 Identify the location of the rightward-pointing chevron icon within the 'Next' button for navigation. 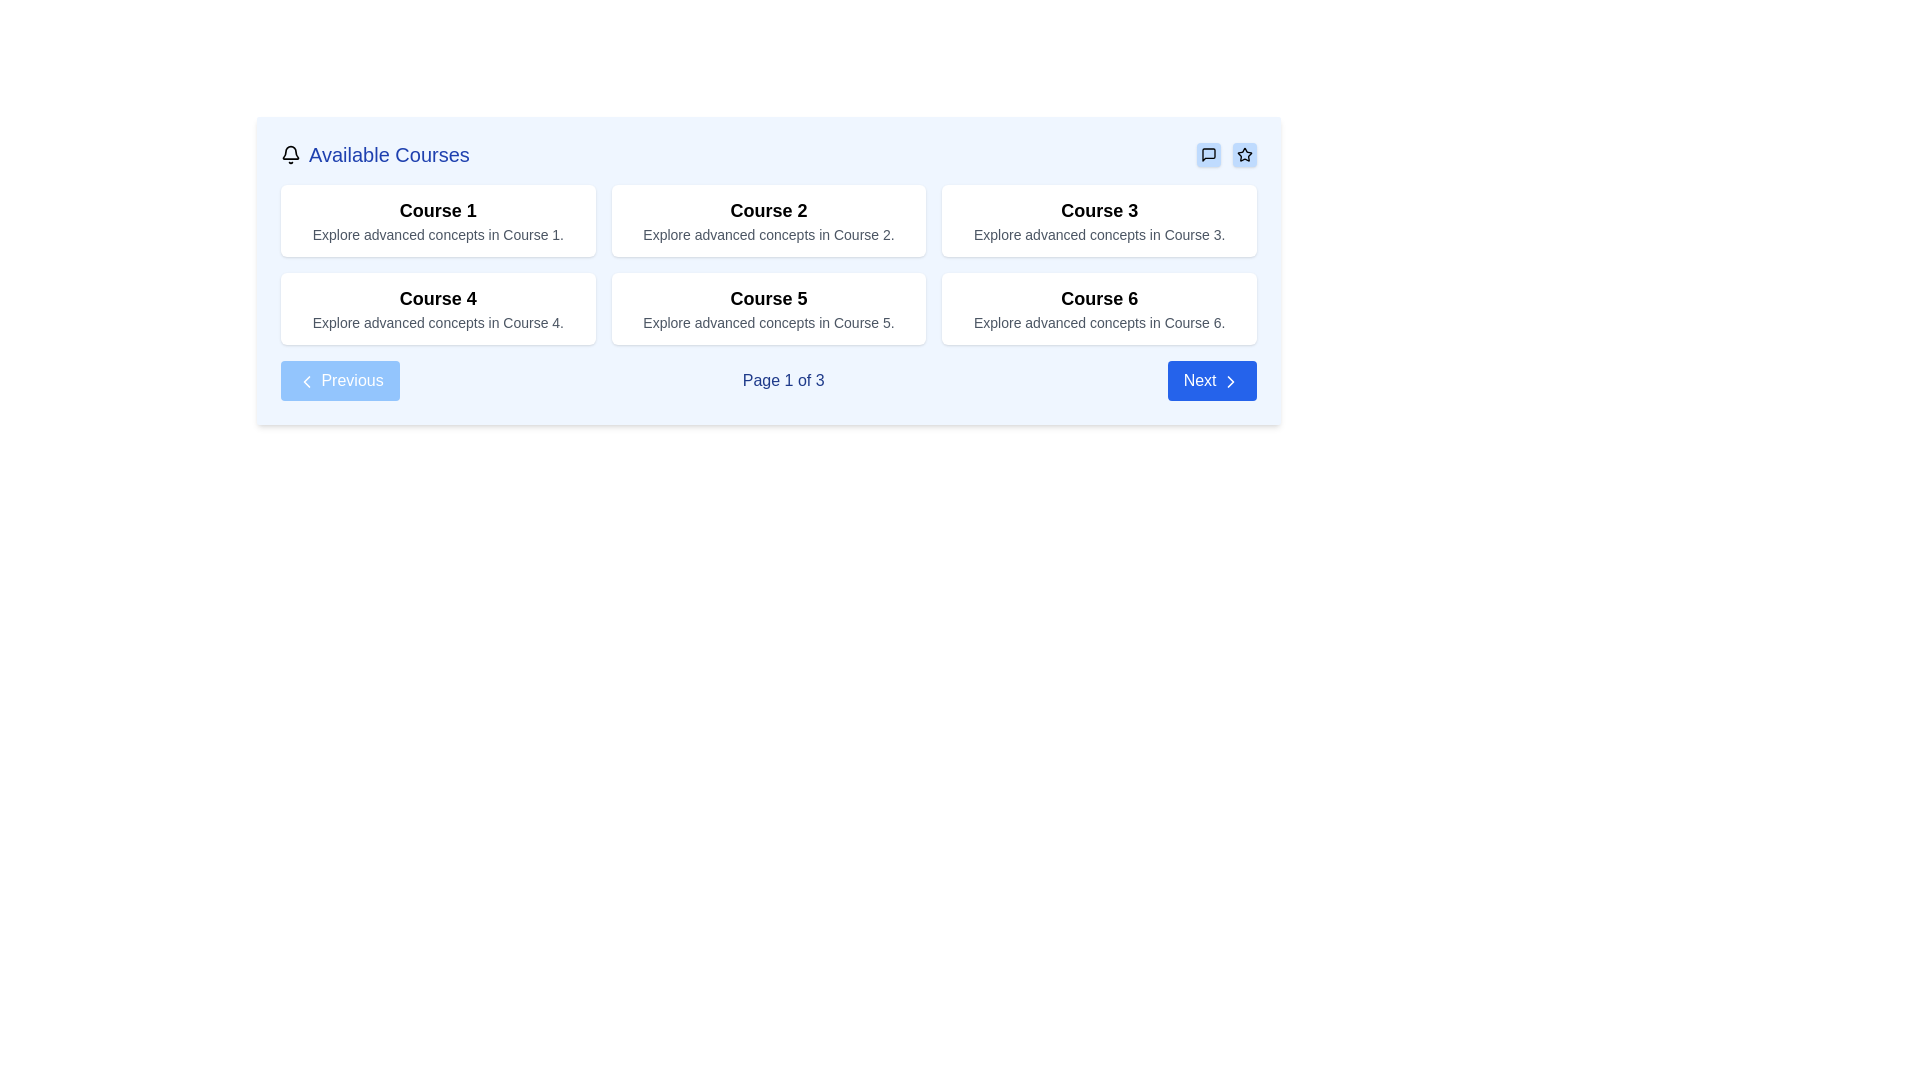
(1229, 381).